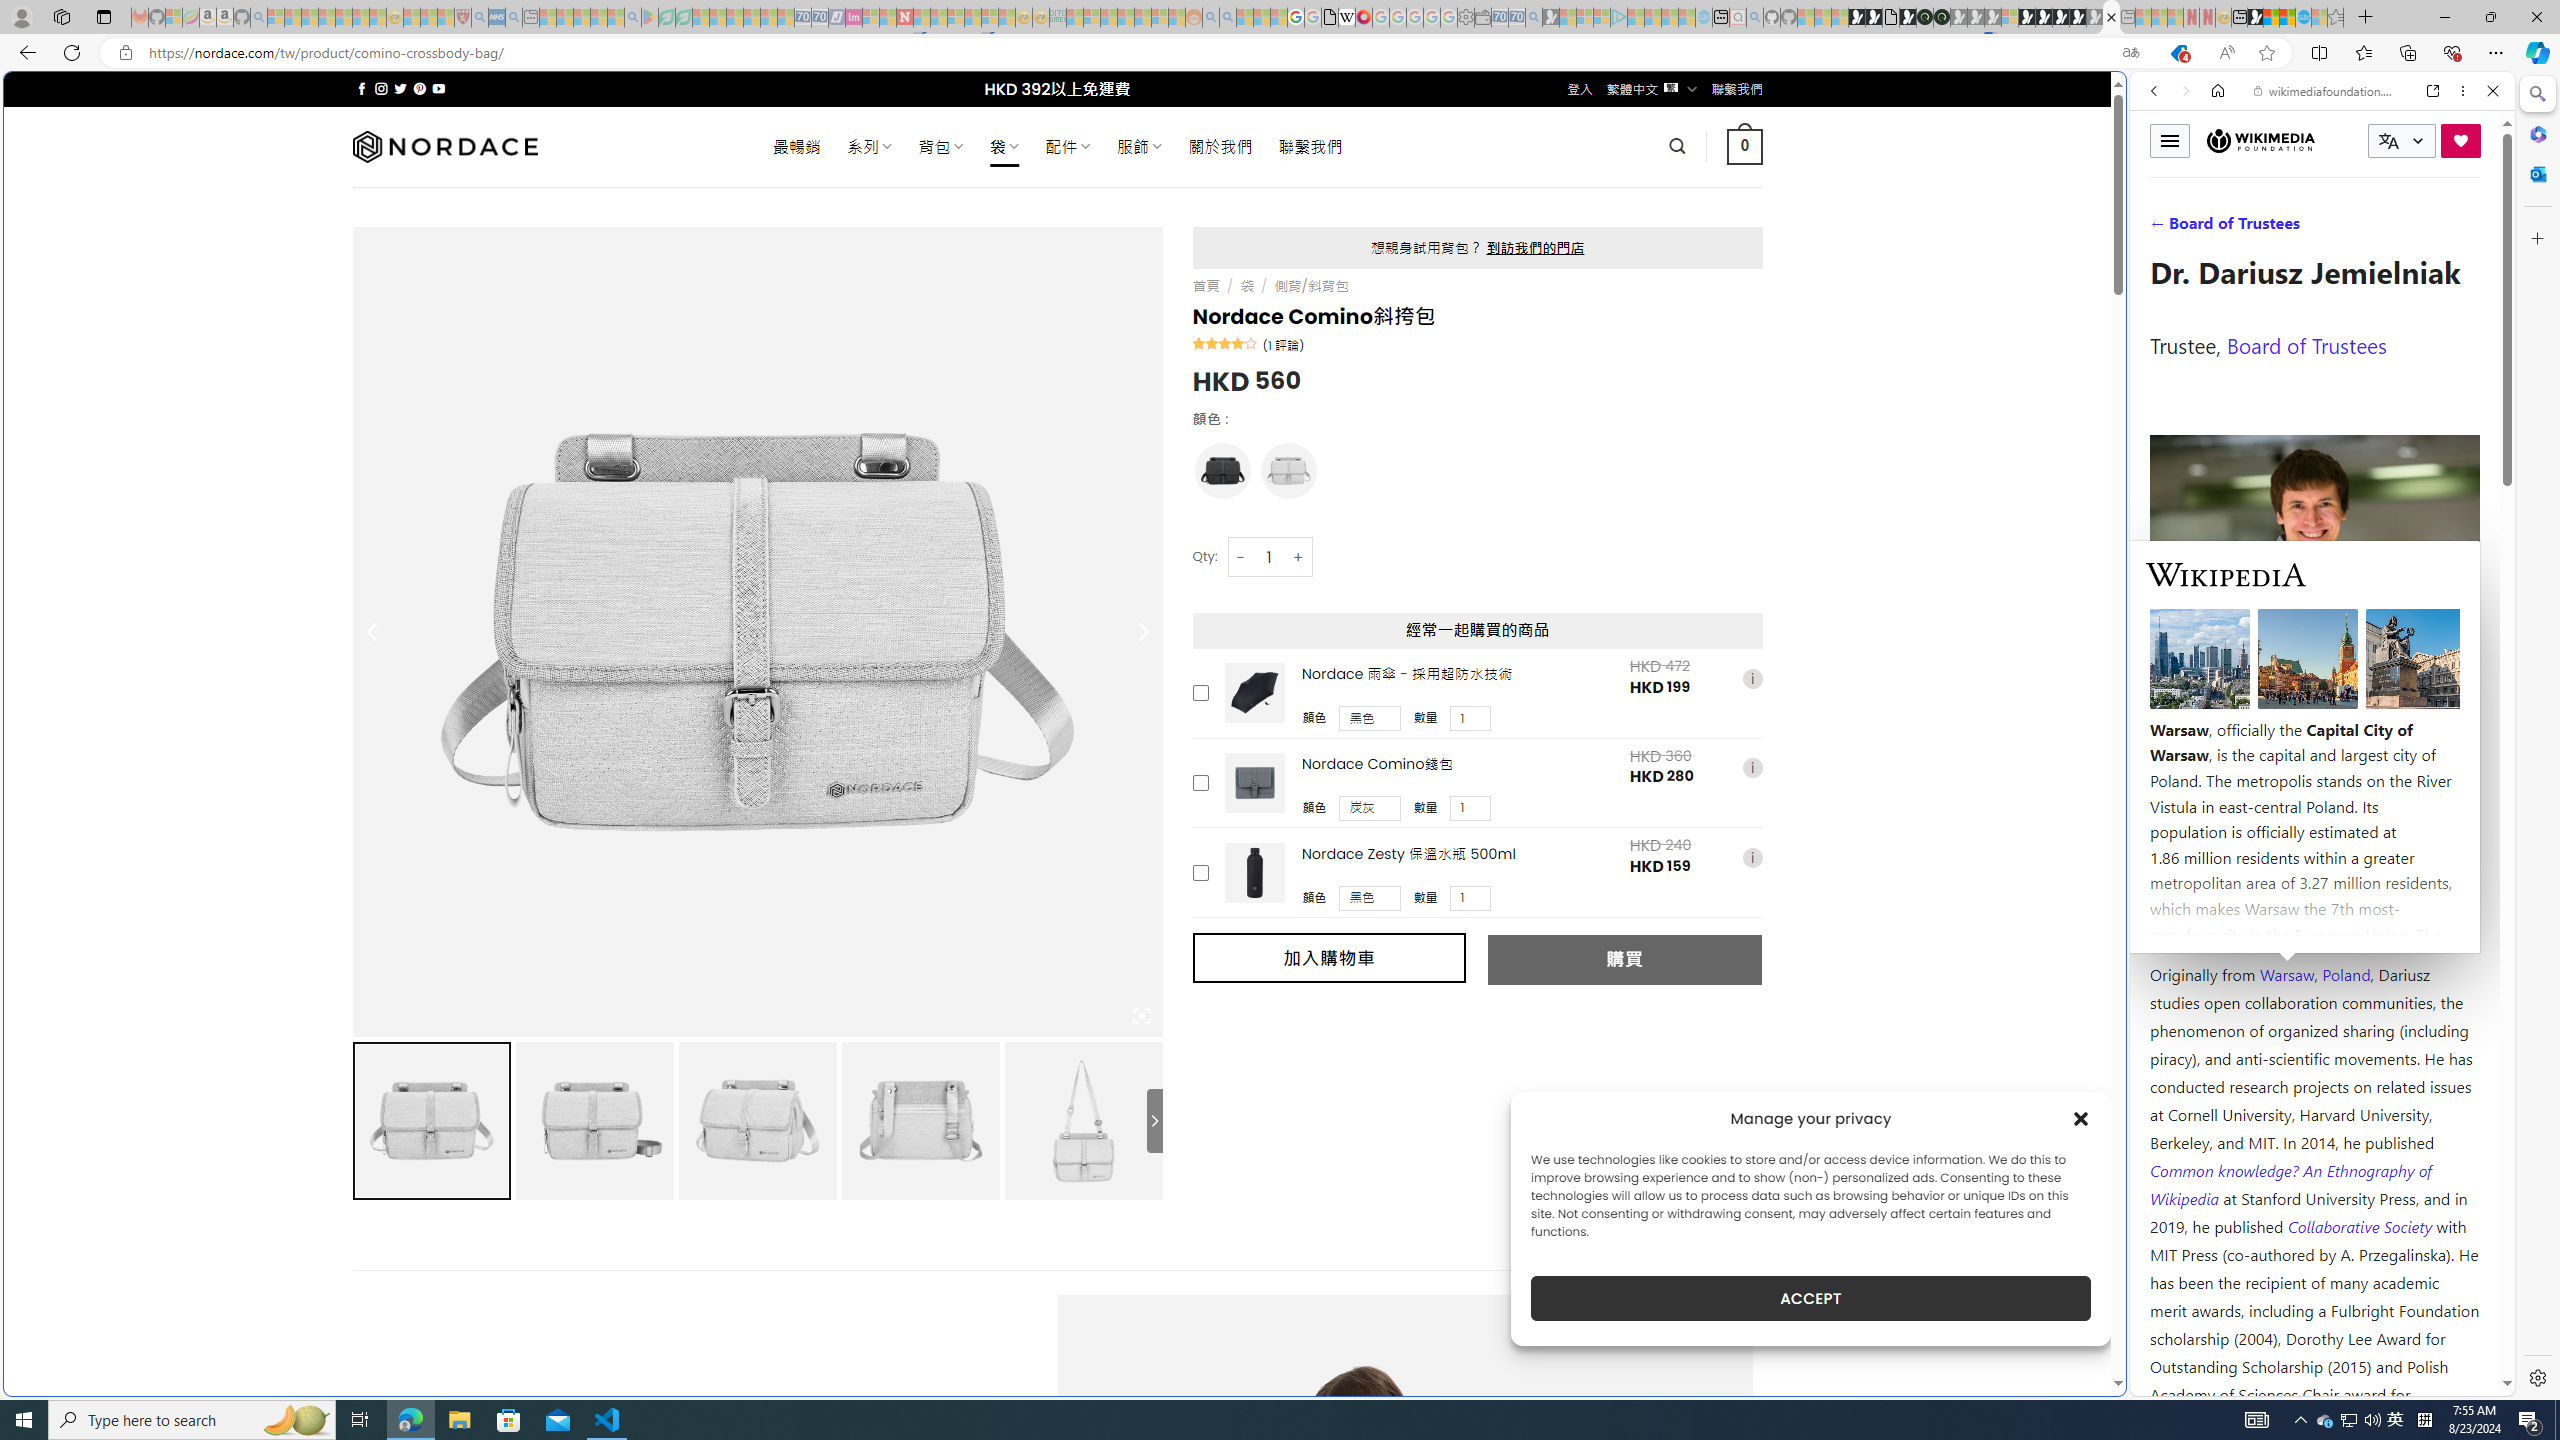 Image resolution: width=2560 pixels, height=1440 pixels. I want to click on 'Board of Trustees', so click(2306, 344).